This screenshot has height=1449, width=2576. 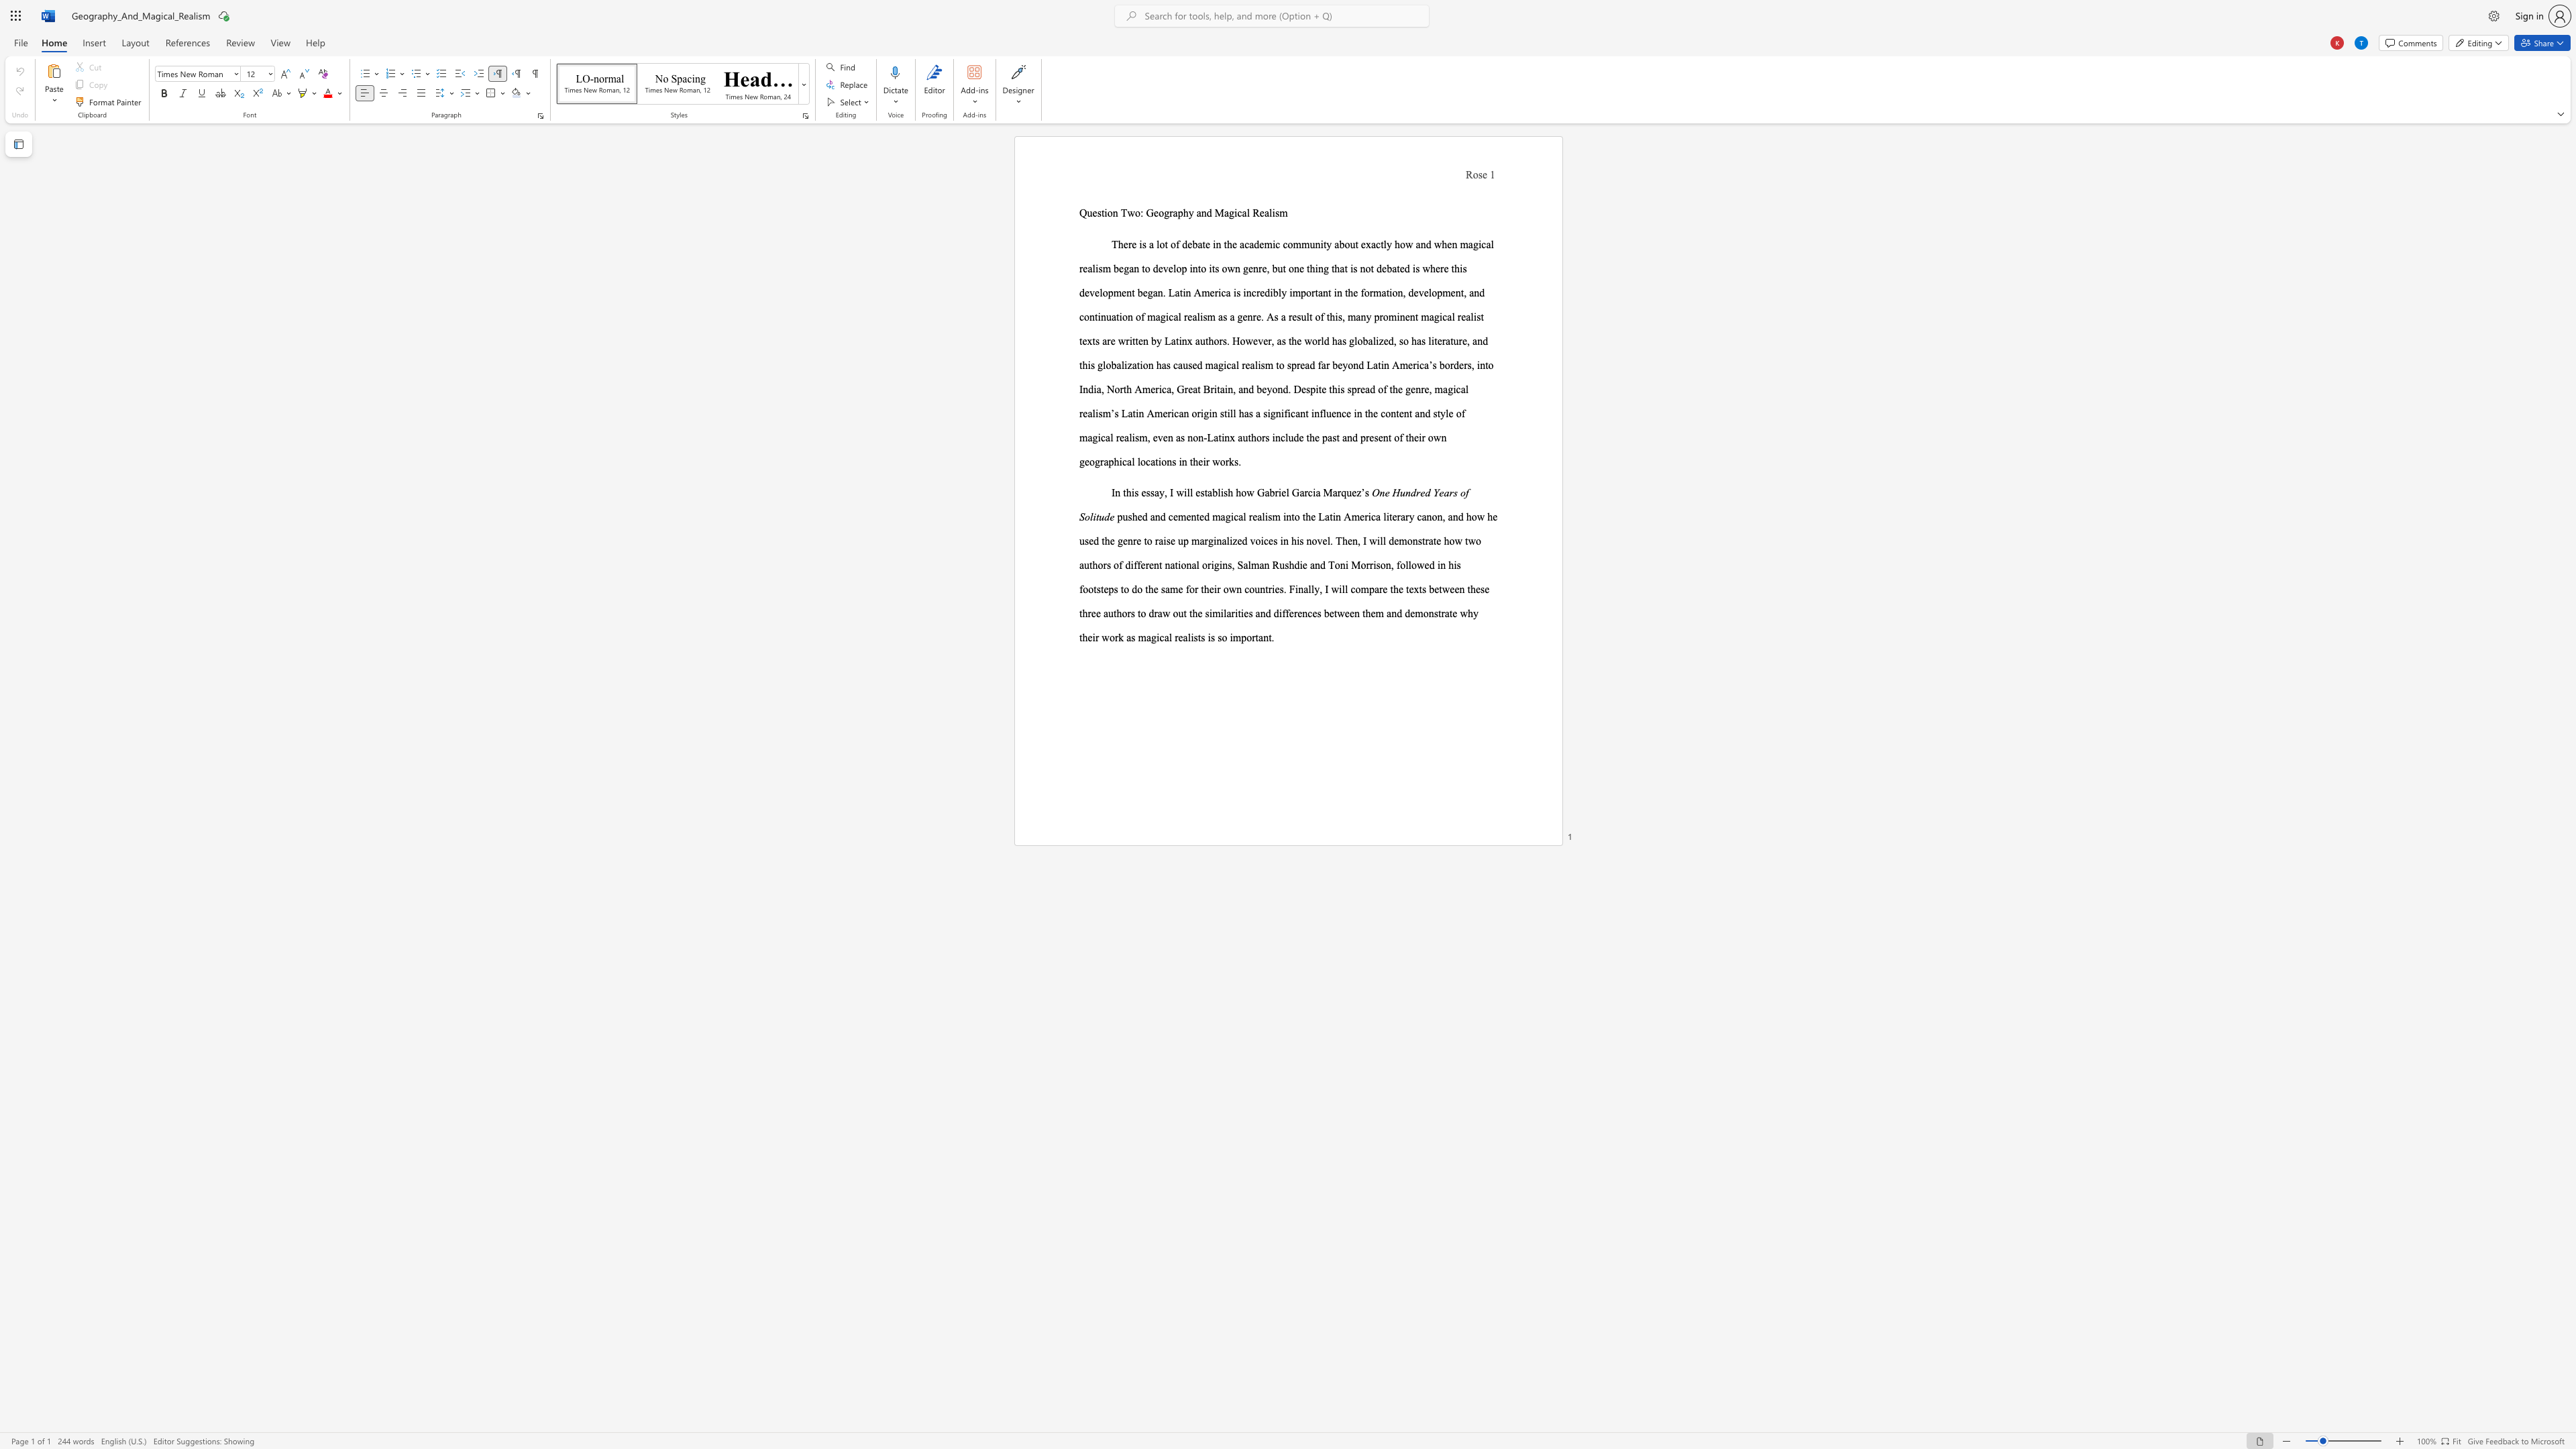 I want to click on the subset text "ent of their own geographical locations in" within the text "in the content and style of magical realism, even as non-Latinx authors include the past and present of their own geographical locations in their works.", so click(x=1377, y=437).